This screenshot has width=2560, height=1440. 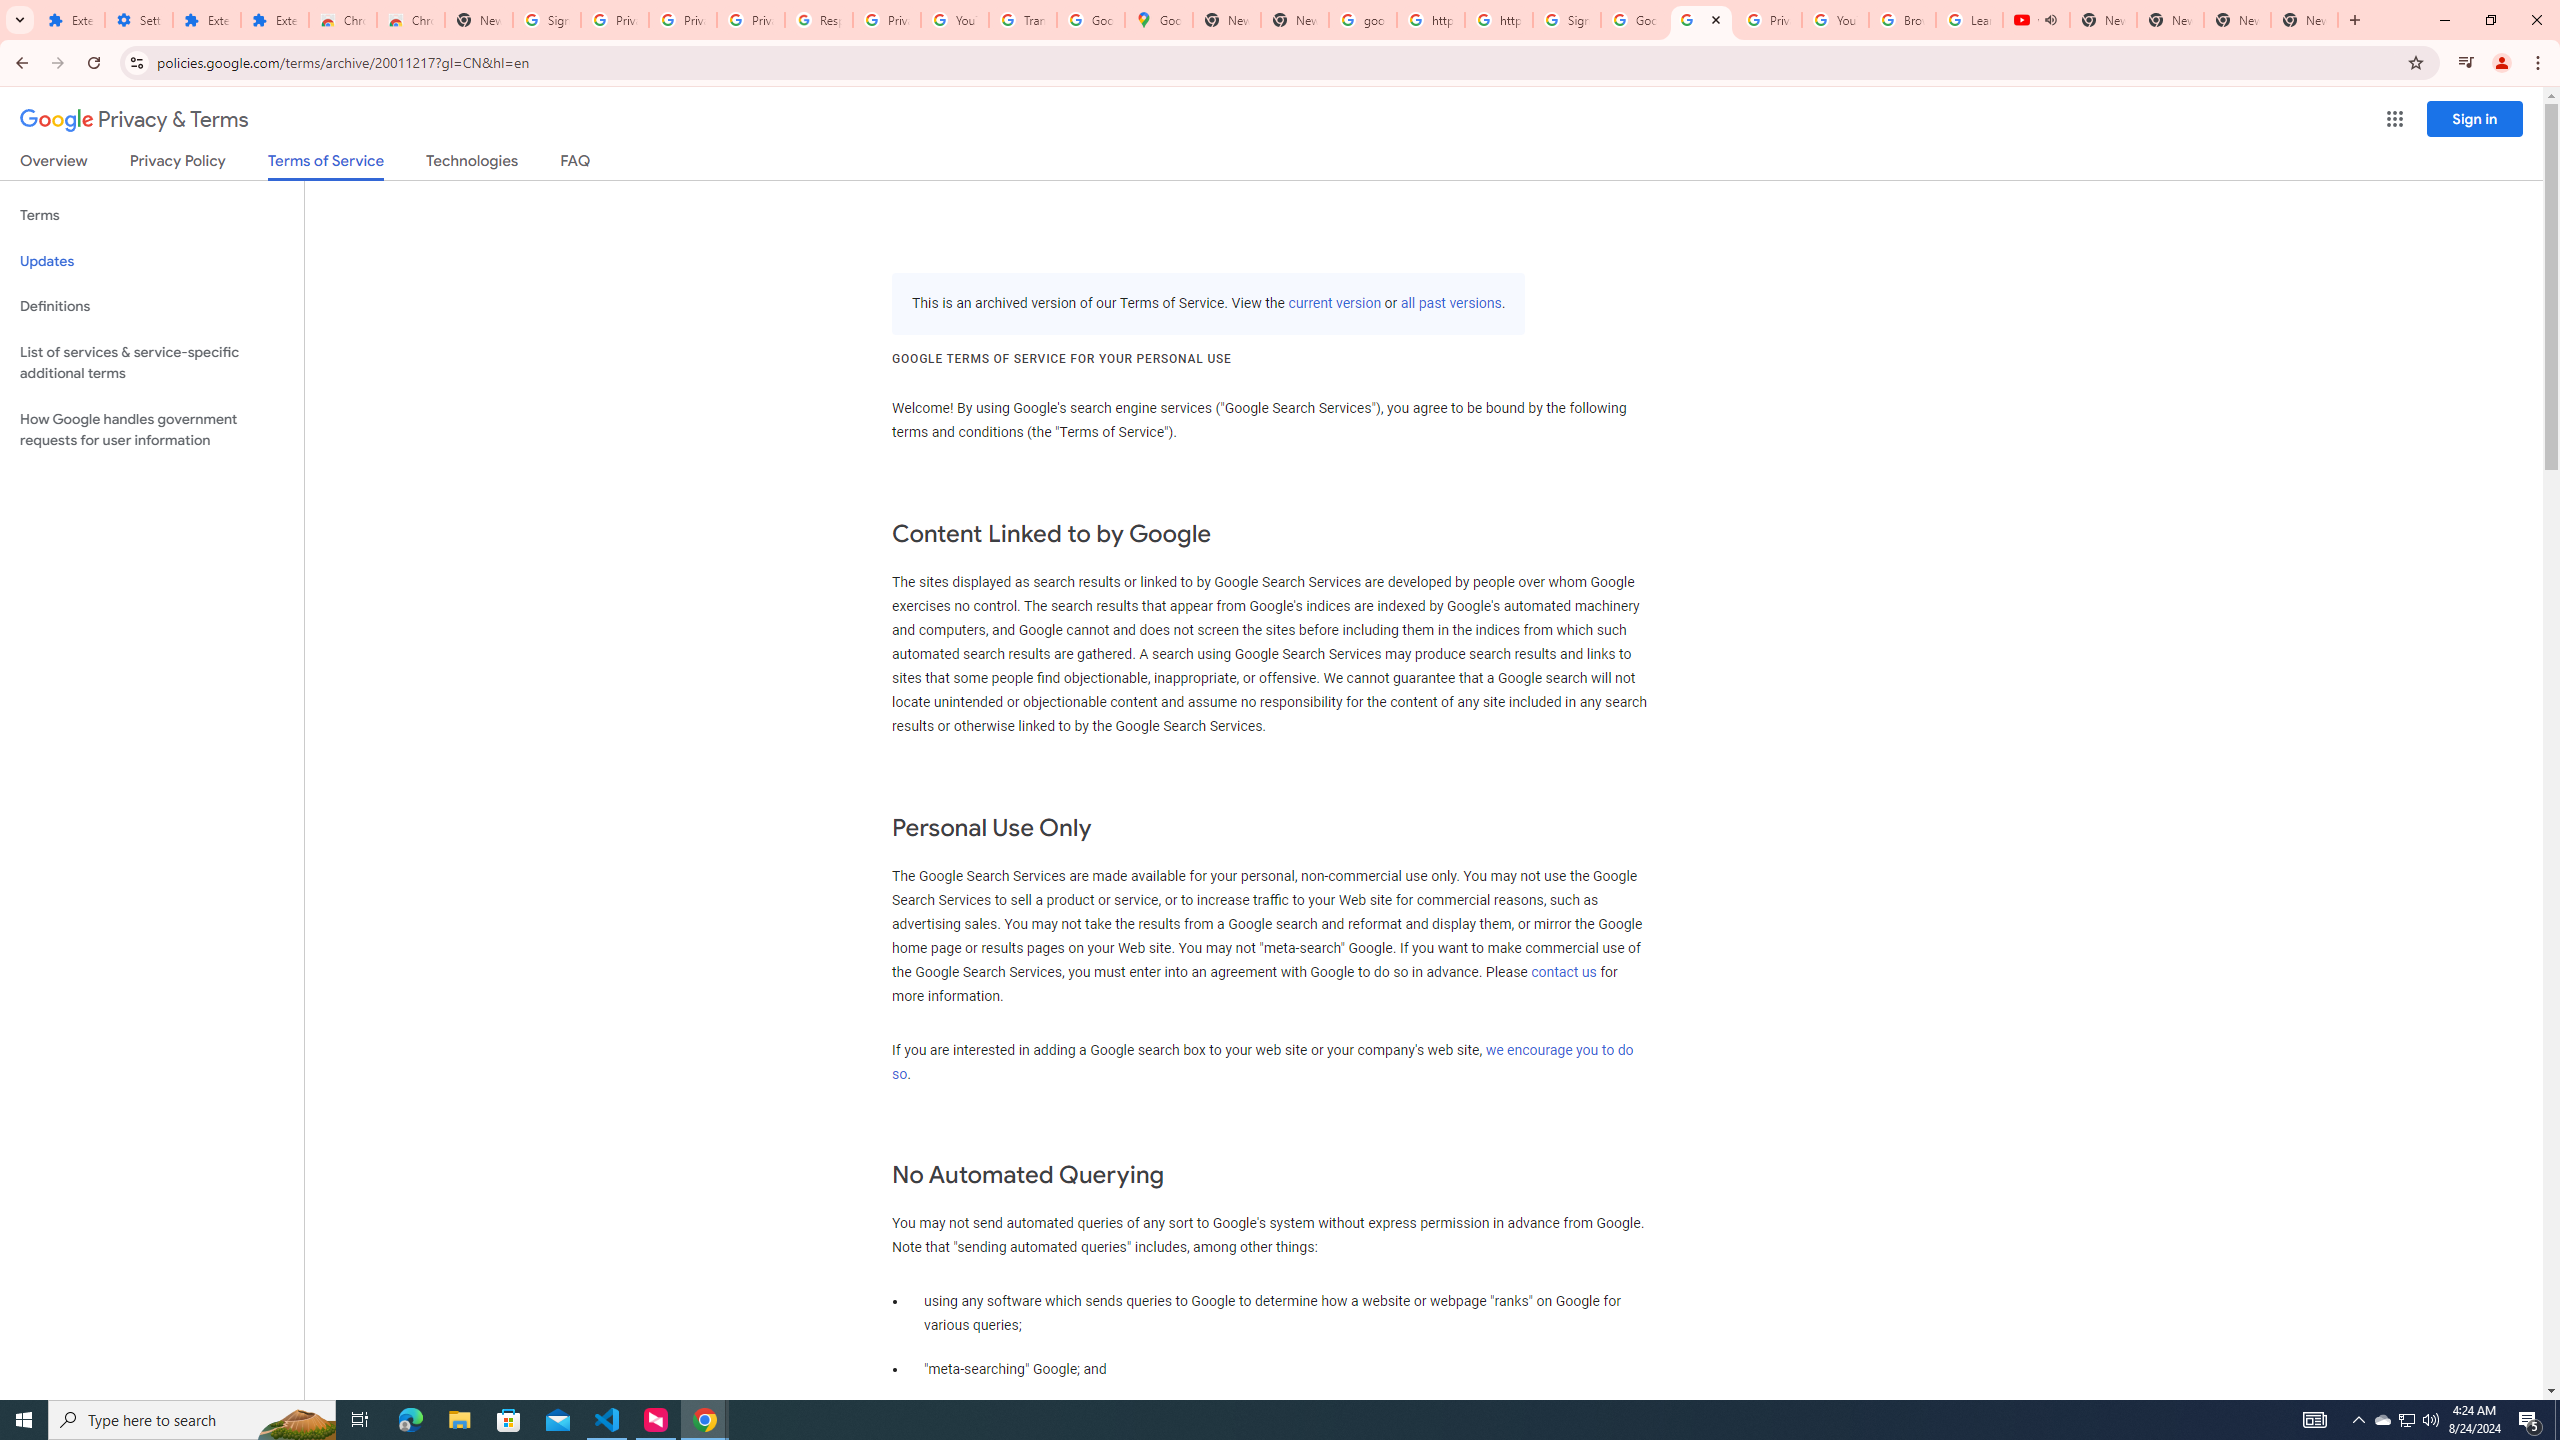 What do you see at coordinates (2466, 62) in the screenshot?
I see `'Control your music, videos, and more'` at bounding box center [2466, 62].